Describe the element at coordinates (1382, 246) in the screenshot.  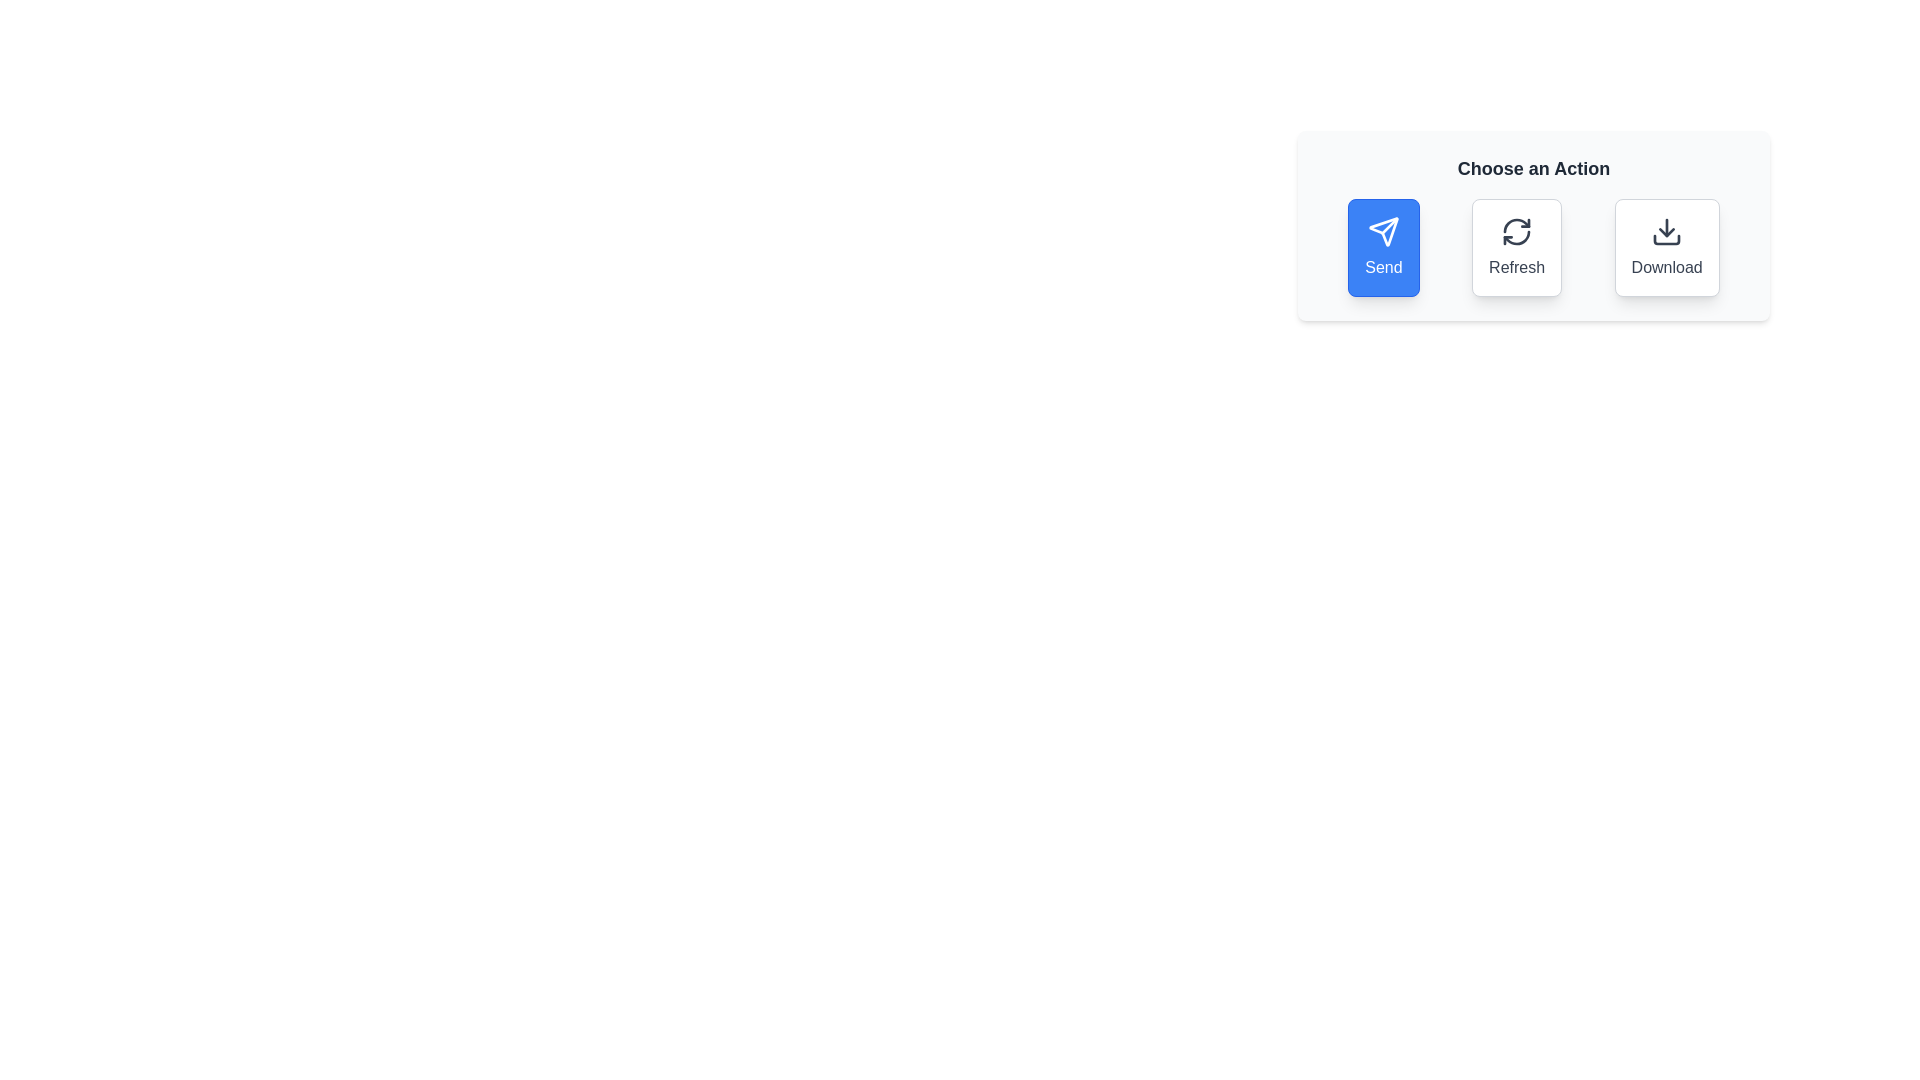
I see `the action chip corresponding to Send` at that location.